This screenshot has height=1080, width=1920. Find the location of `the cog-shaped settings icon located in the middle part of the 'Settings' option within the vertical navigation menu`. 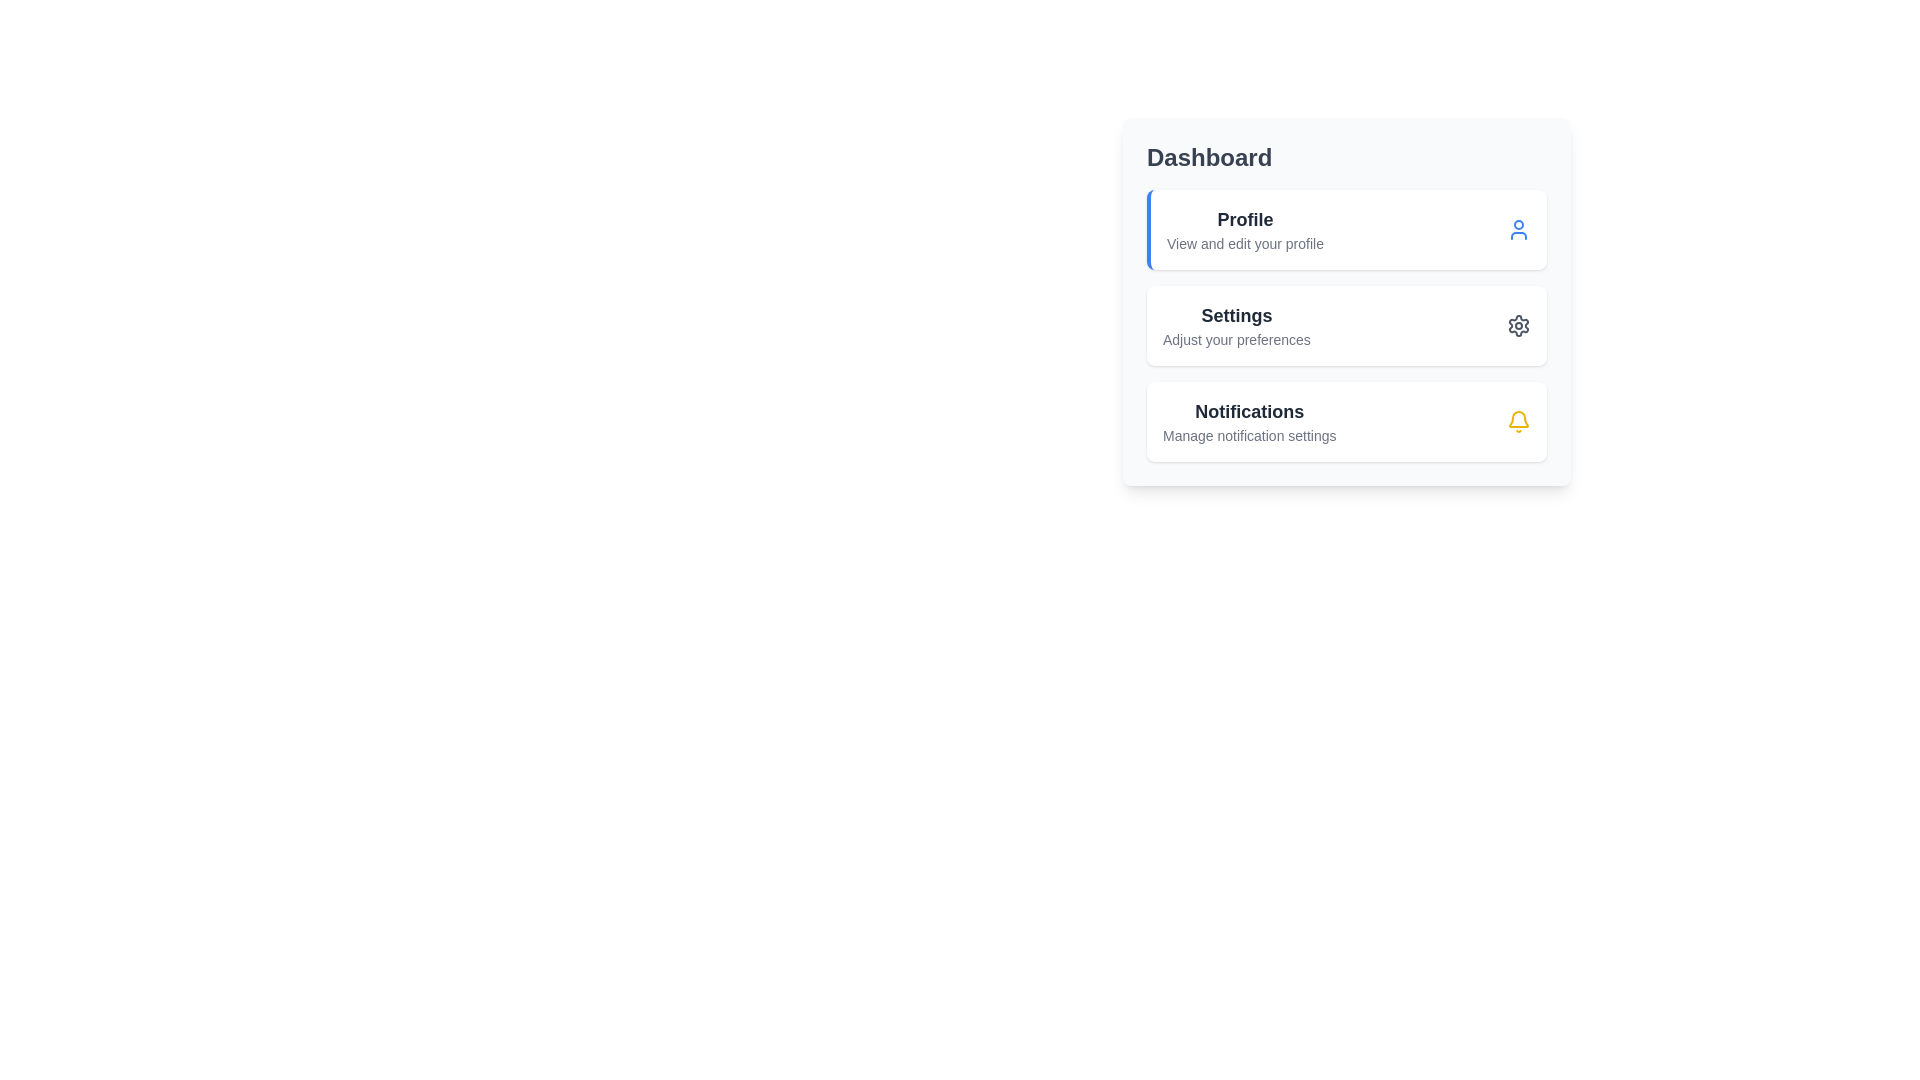

the cog-shaped settings icon located in the middle part of the 'Settings' option within the vertical navigation menu is located at coordinates (1518, 325).